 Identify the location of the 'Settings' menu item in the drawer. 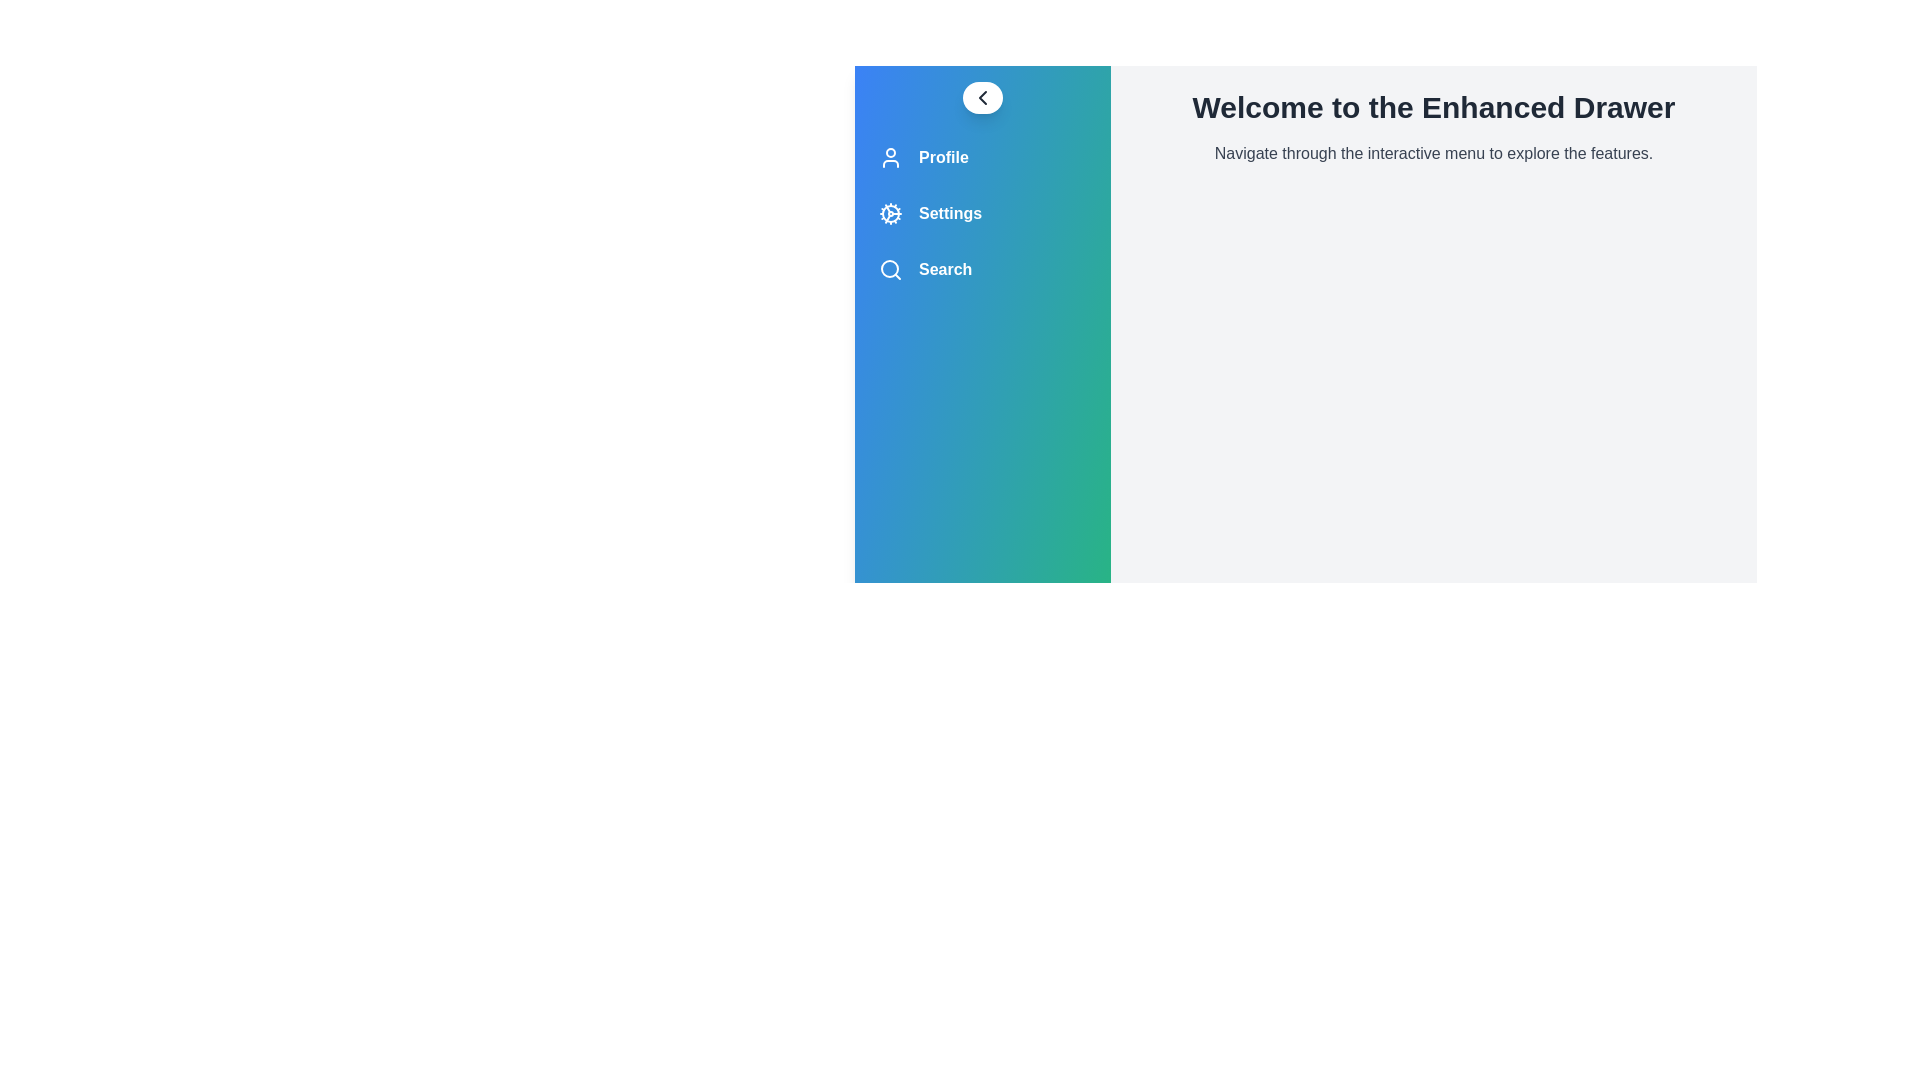
(983, 213).